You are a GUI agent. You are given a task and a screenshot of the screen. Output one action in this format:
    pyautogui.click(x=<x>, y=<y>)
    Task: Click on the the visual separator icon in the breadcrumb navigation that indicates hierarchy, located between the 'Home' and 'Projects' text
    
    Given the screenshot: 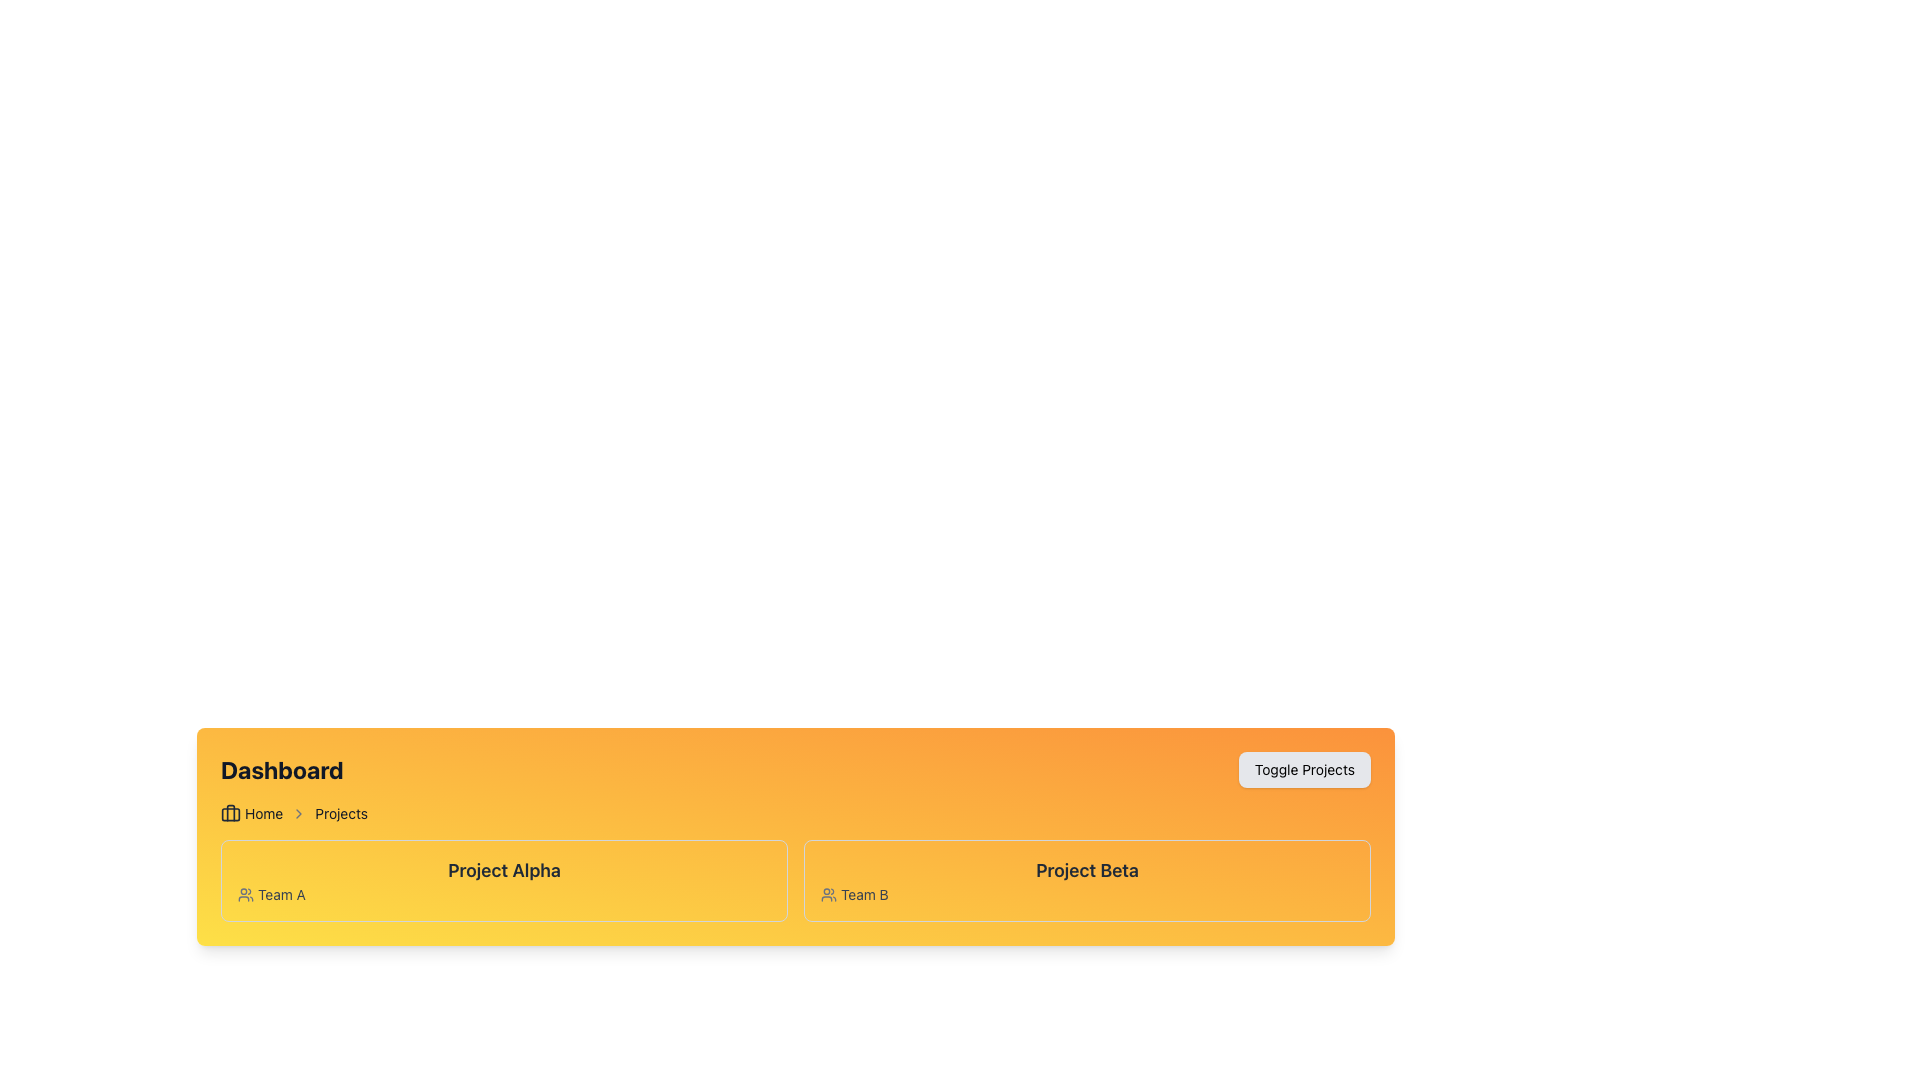 What is the action you would take?
    pyautogui.click(x=298, y=813)
    